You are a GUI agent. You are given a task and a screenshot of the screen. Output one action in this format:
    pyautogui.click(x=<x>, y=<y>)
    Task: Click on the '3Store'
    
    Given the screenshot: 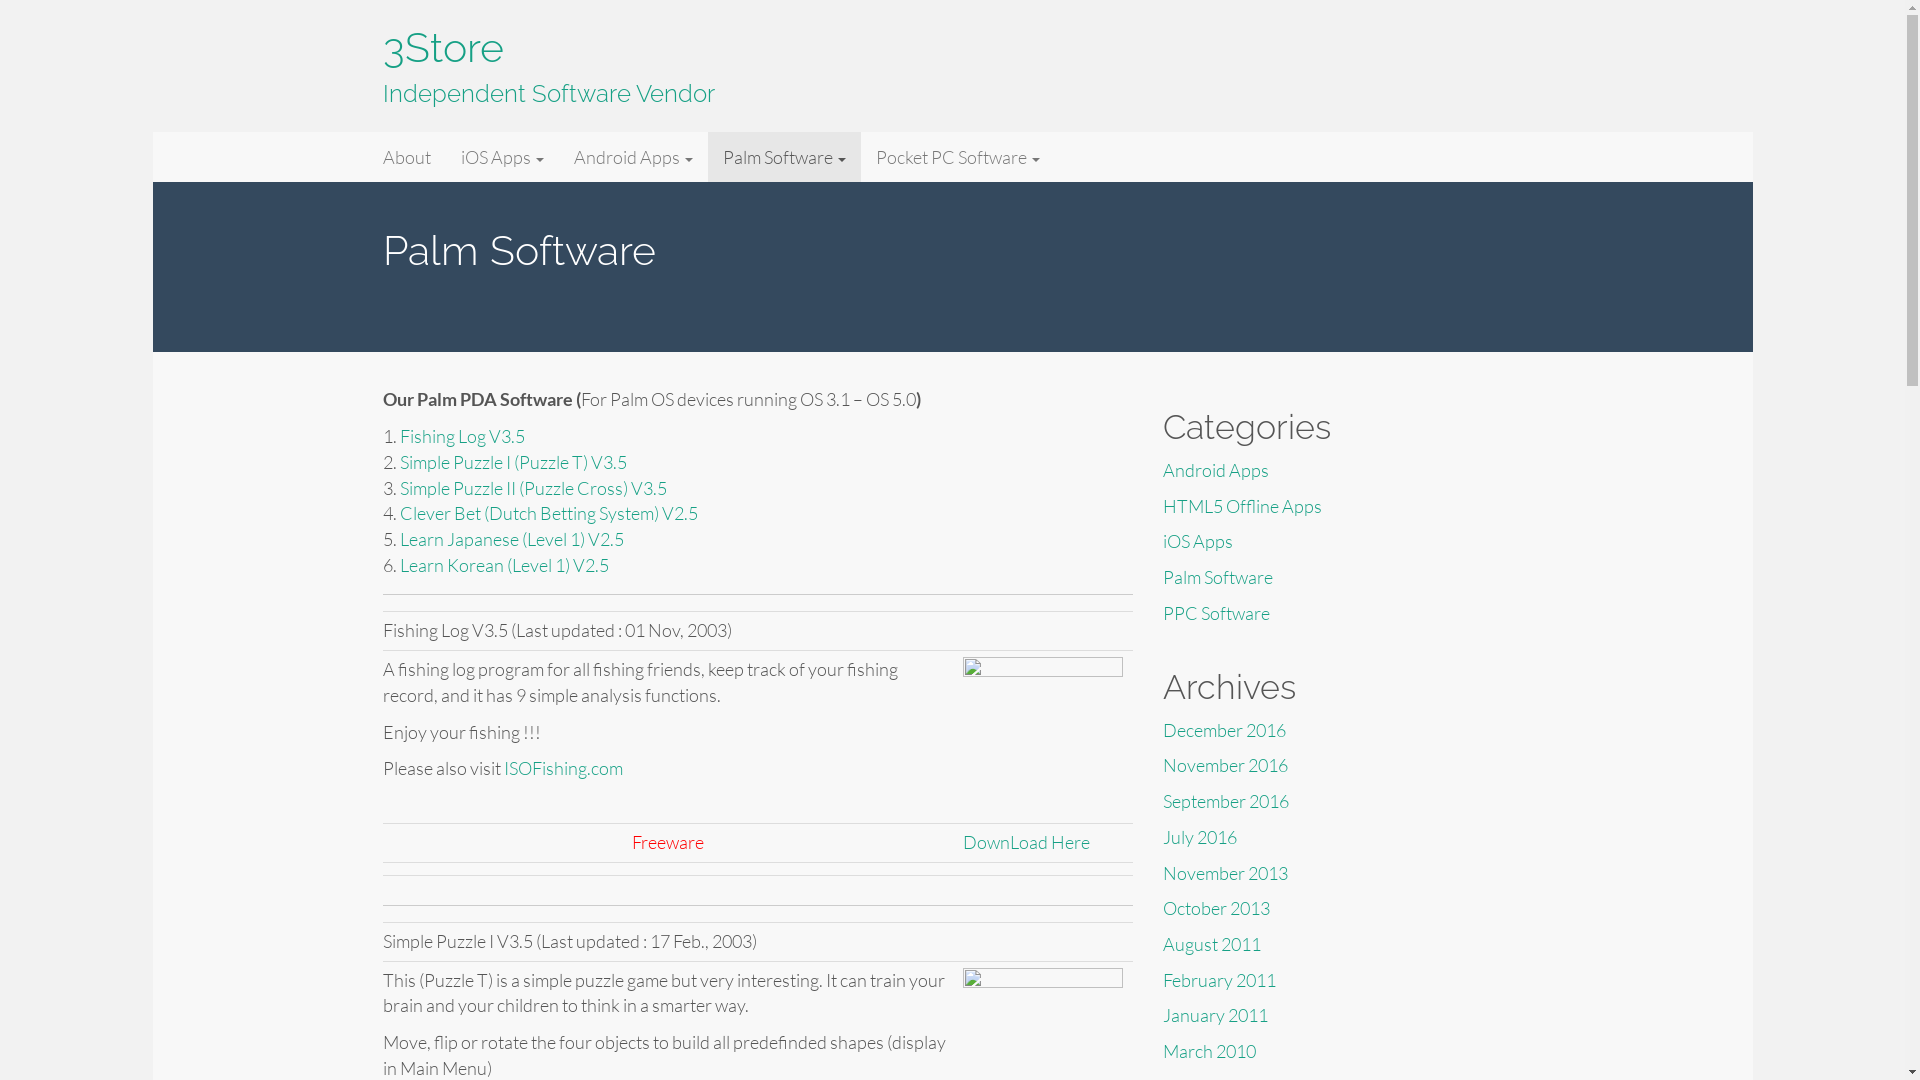 What is the action you would take?
    pyautogui.click(x=441, y=46)
    